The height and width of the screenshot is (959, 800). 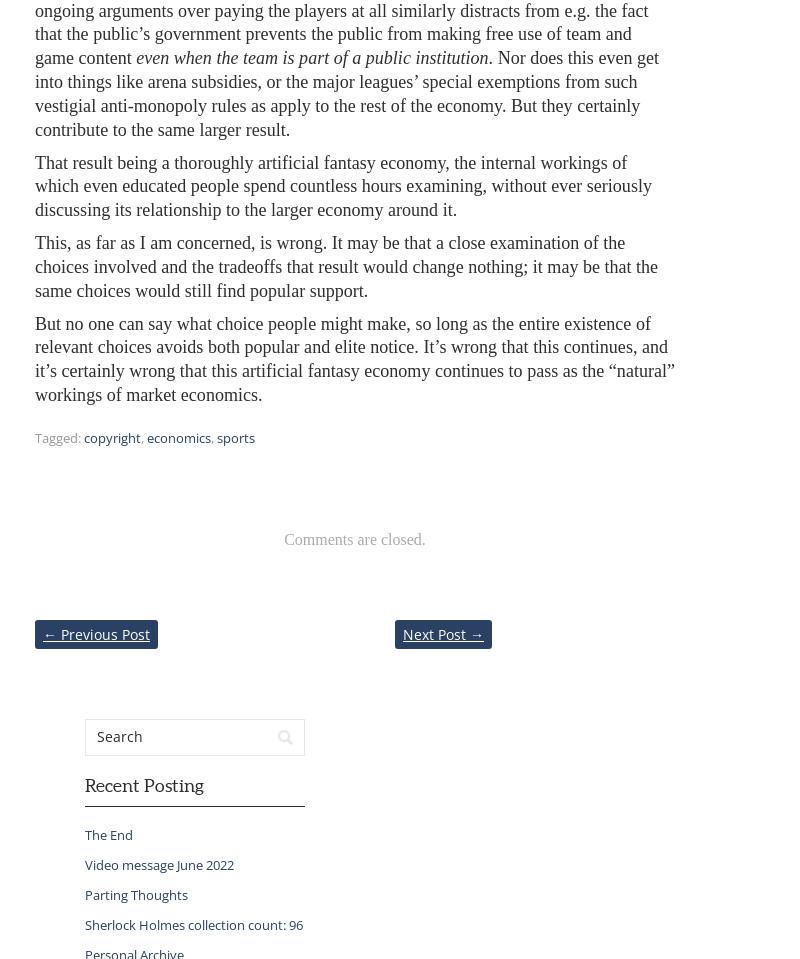 I want to click on 'Tagged:', so click(x=56, y=436).